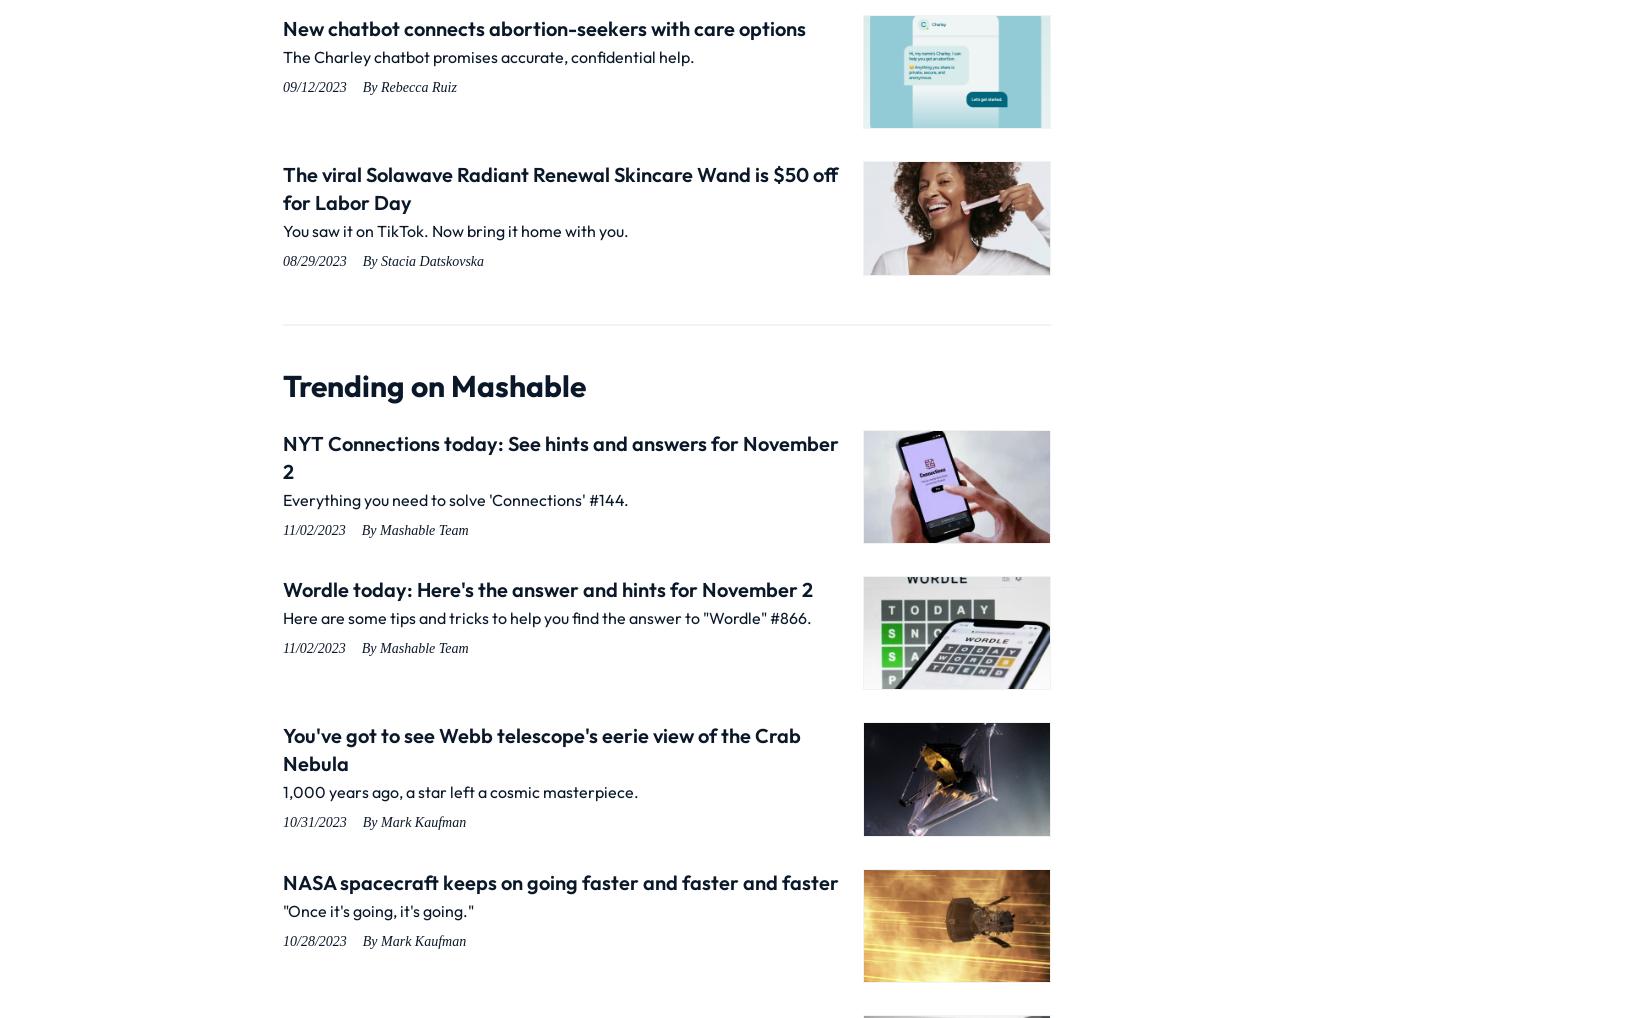 The width and height of the screenshot is (1650, 1018). I want to click on '09/12/2023', so click(314, 86).